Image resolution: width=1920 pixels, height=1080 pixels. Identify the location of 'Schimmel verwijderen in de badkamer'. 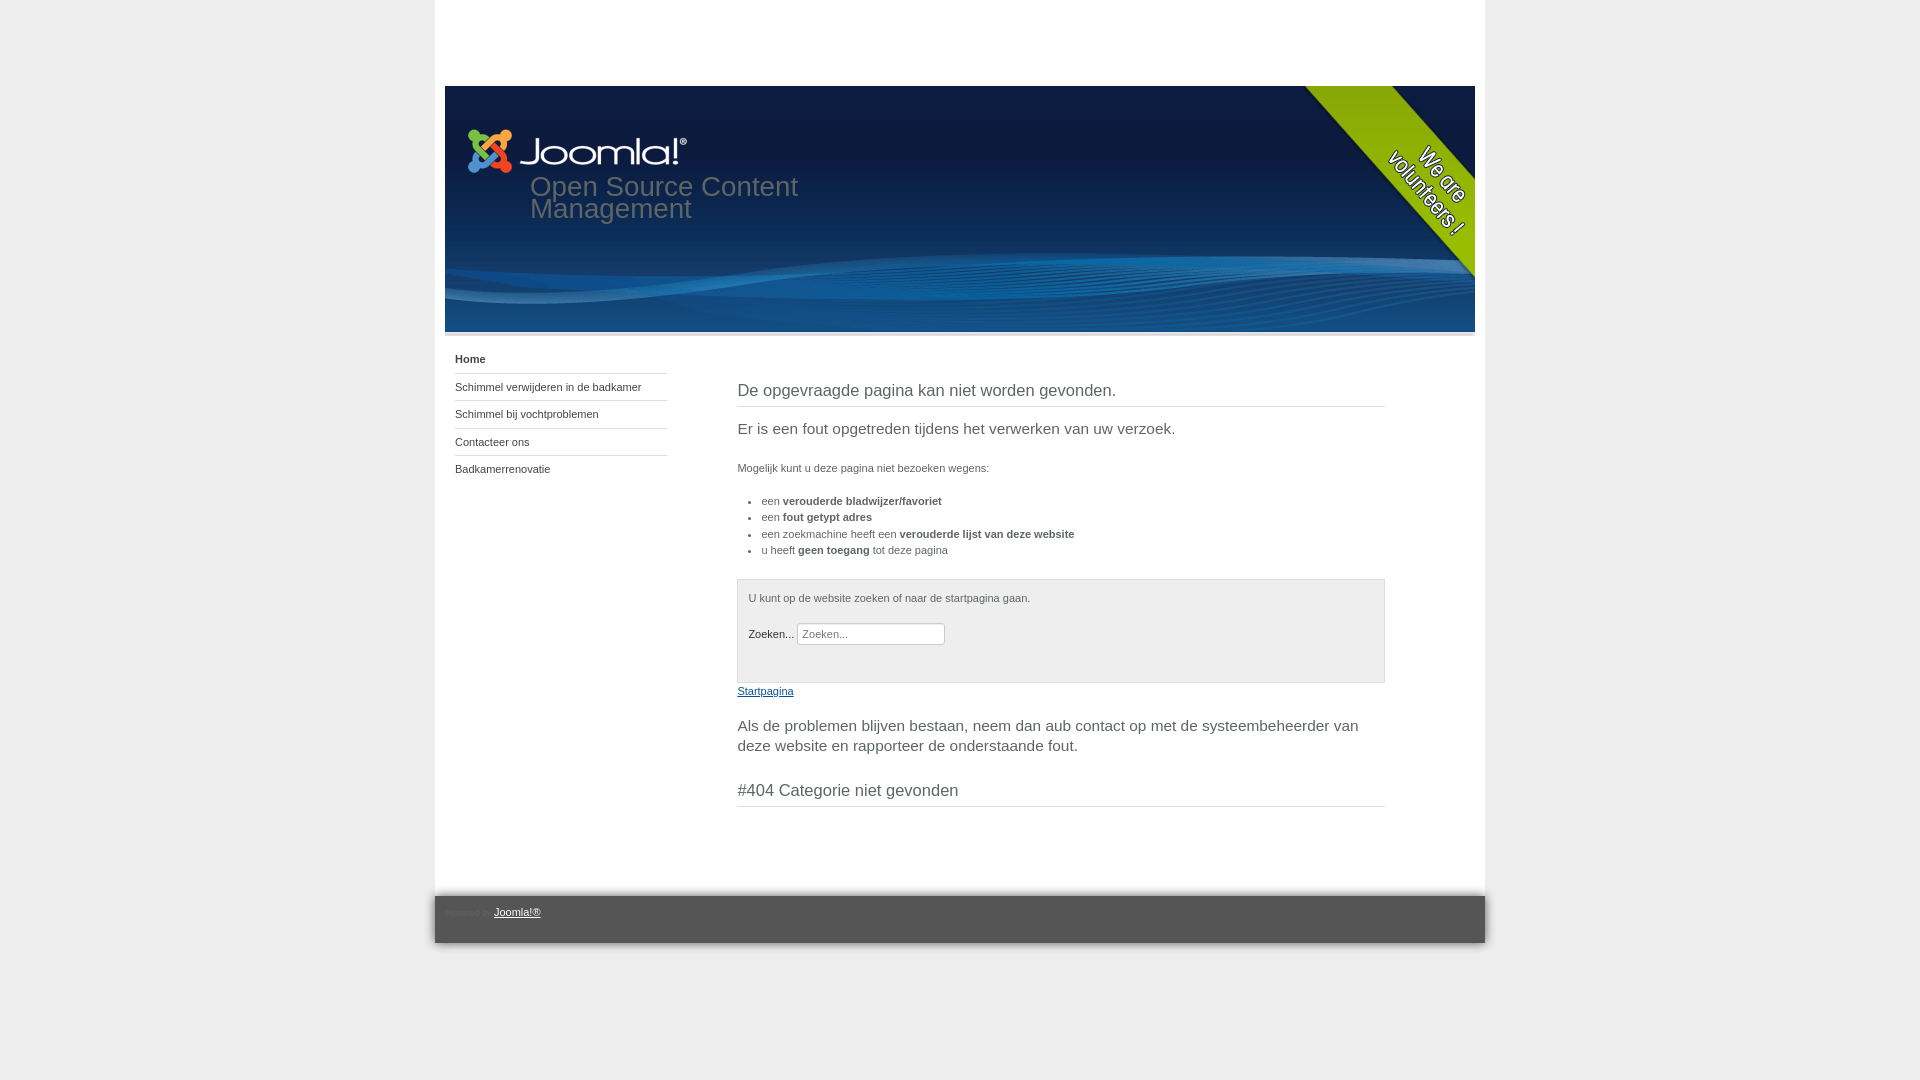
(560, 388).